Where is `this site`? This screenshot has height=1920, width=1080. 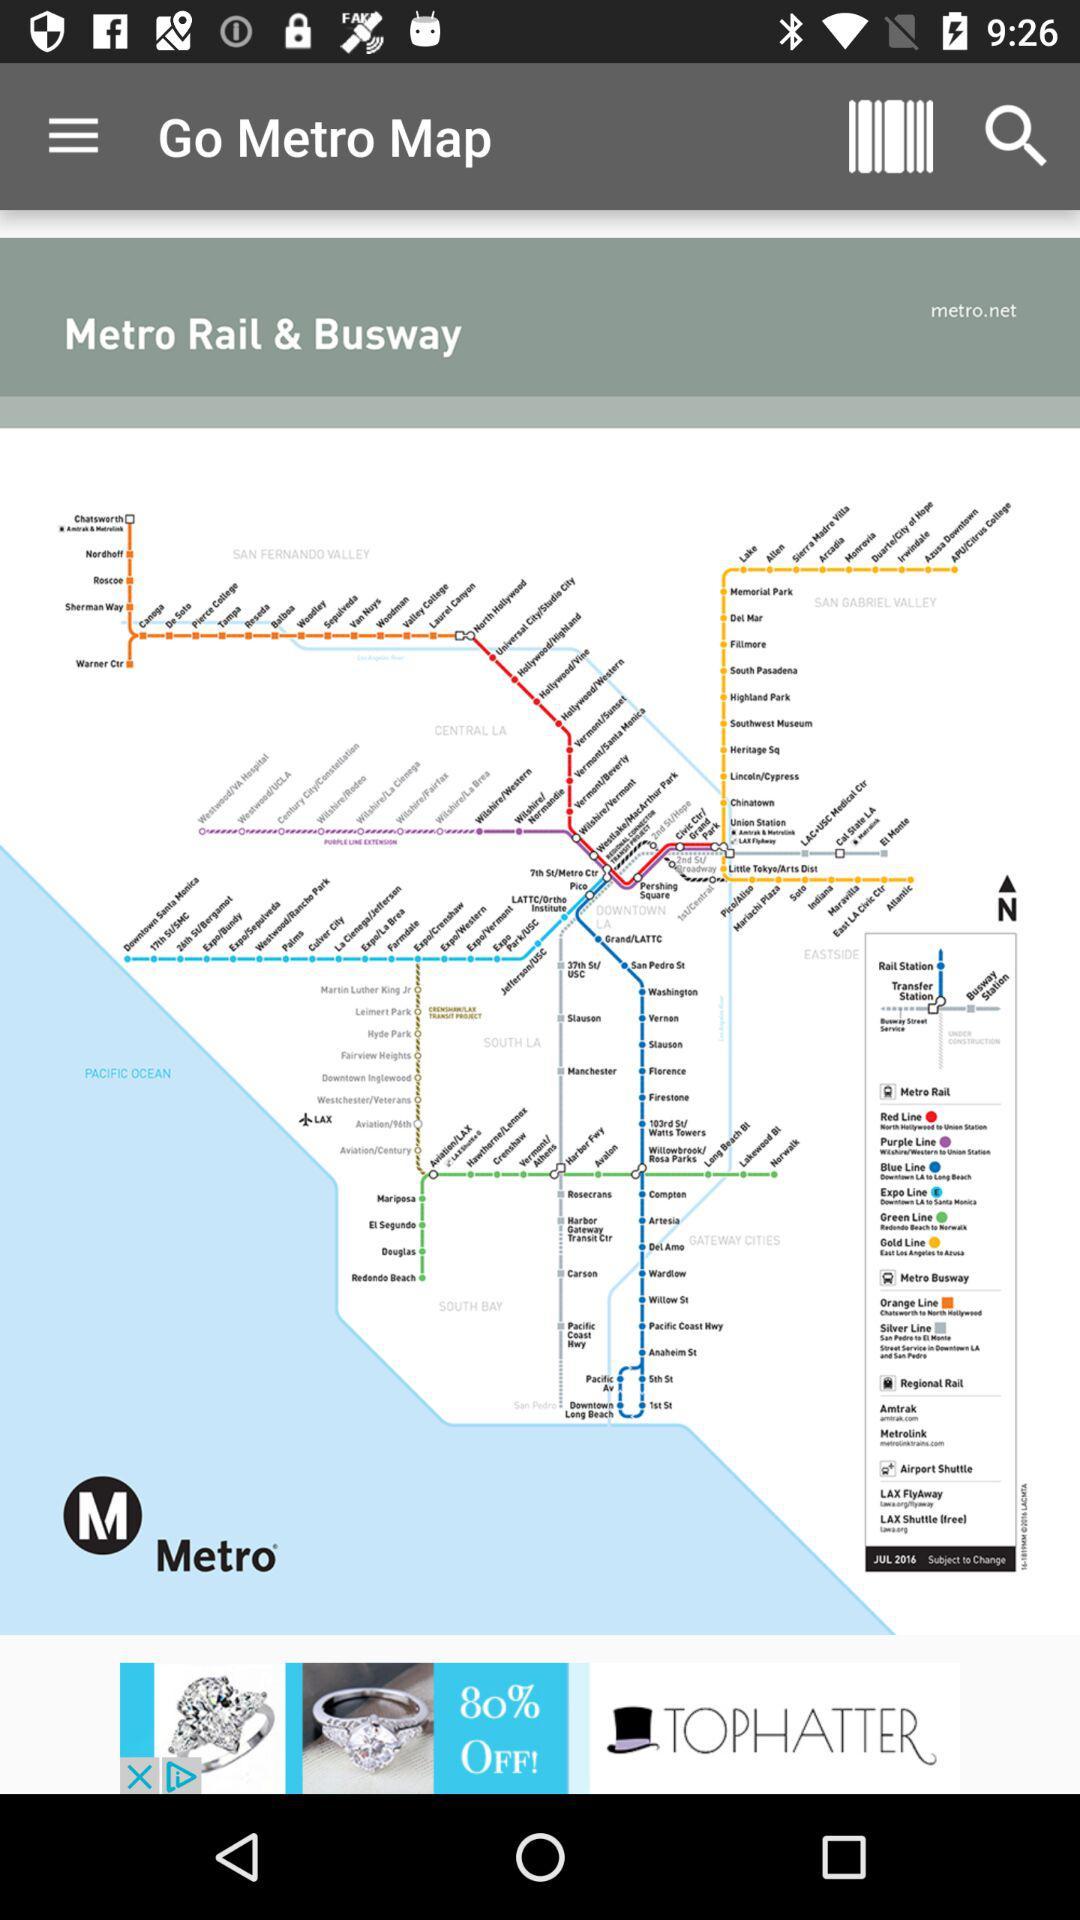 this site is located at coordinates (540, 1727).